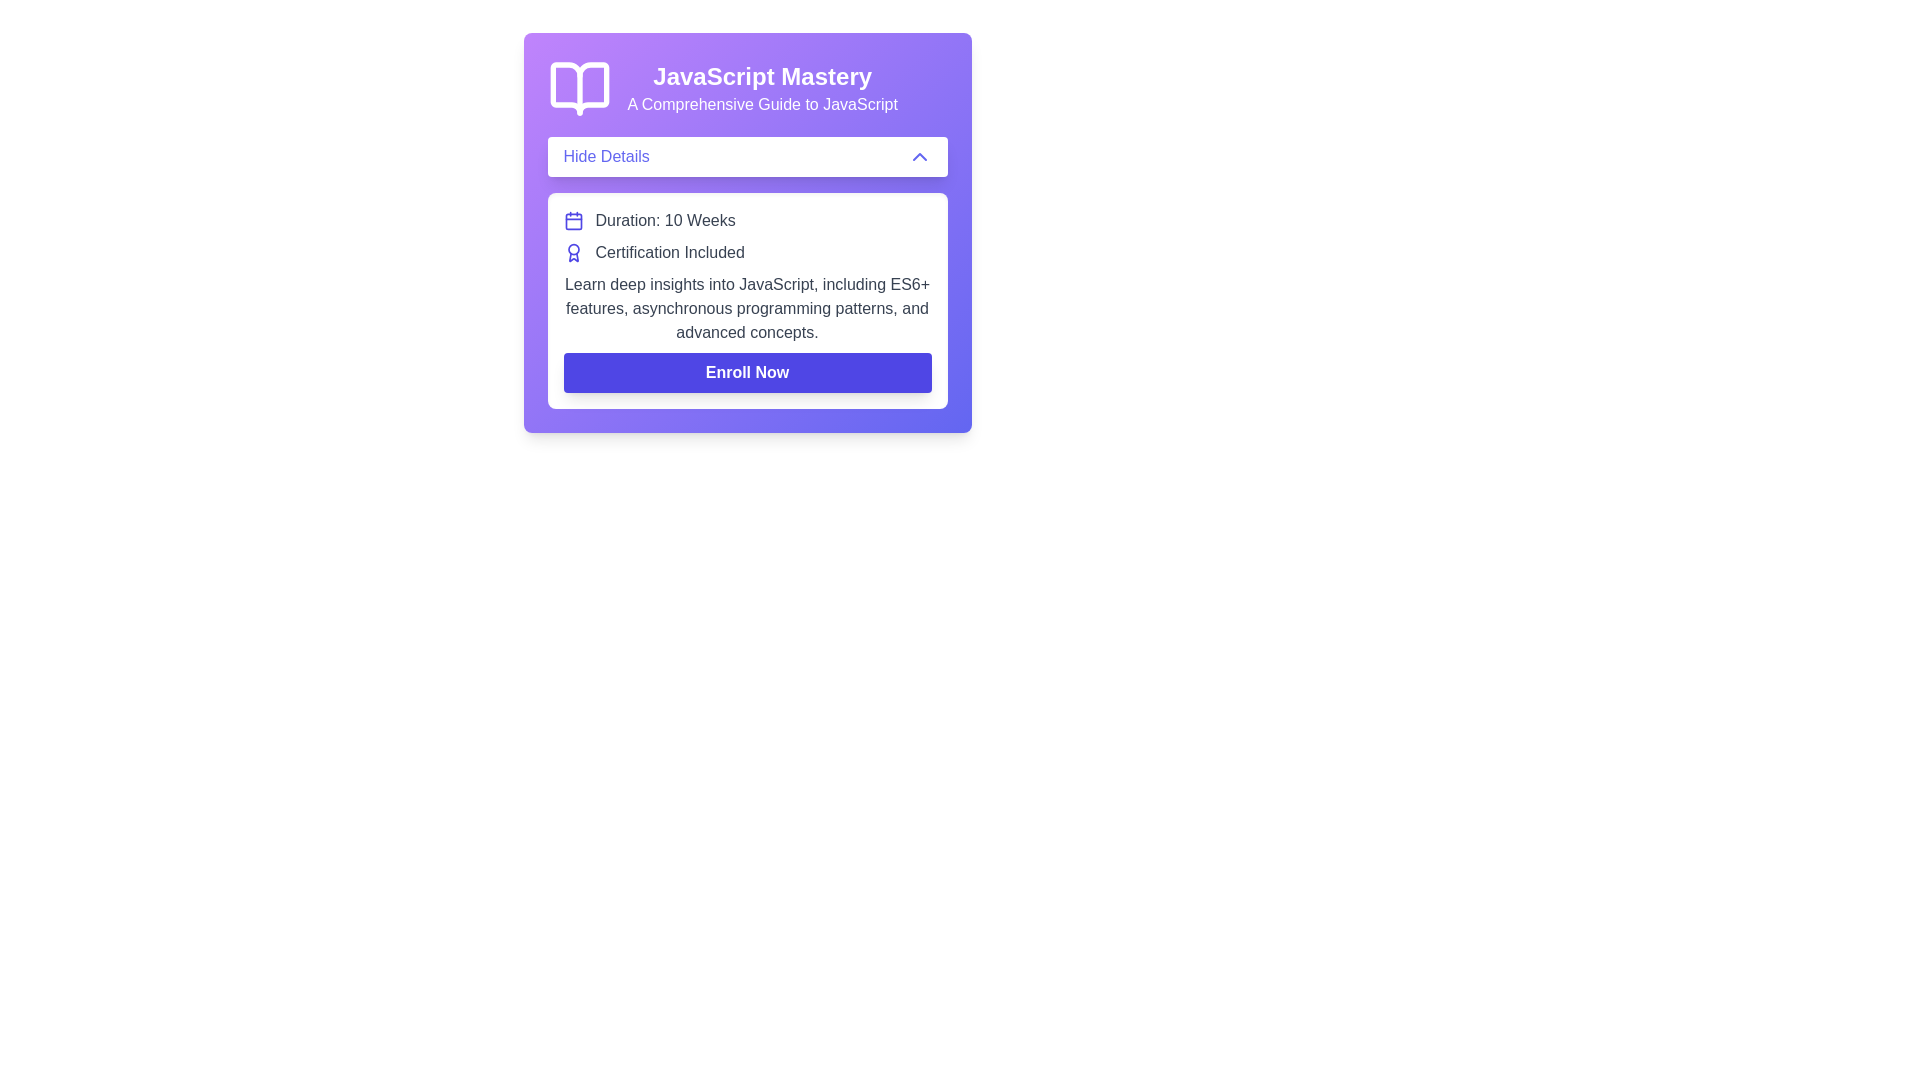 This screenshot has height=1080, width=1920. I want to click on the stylized book icon located in the top-left section of the card interface for 'JavaScript Mastery' to use it as part of the card's navigation, so click(578, 87).